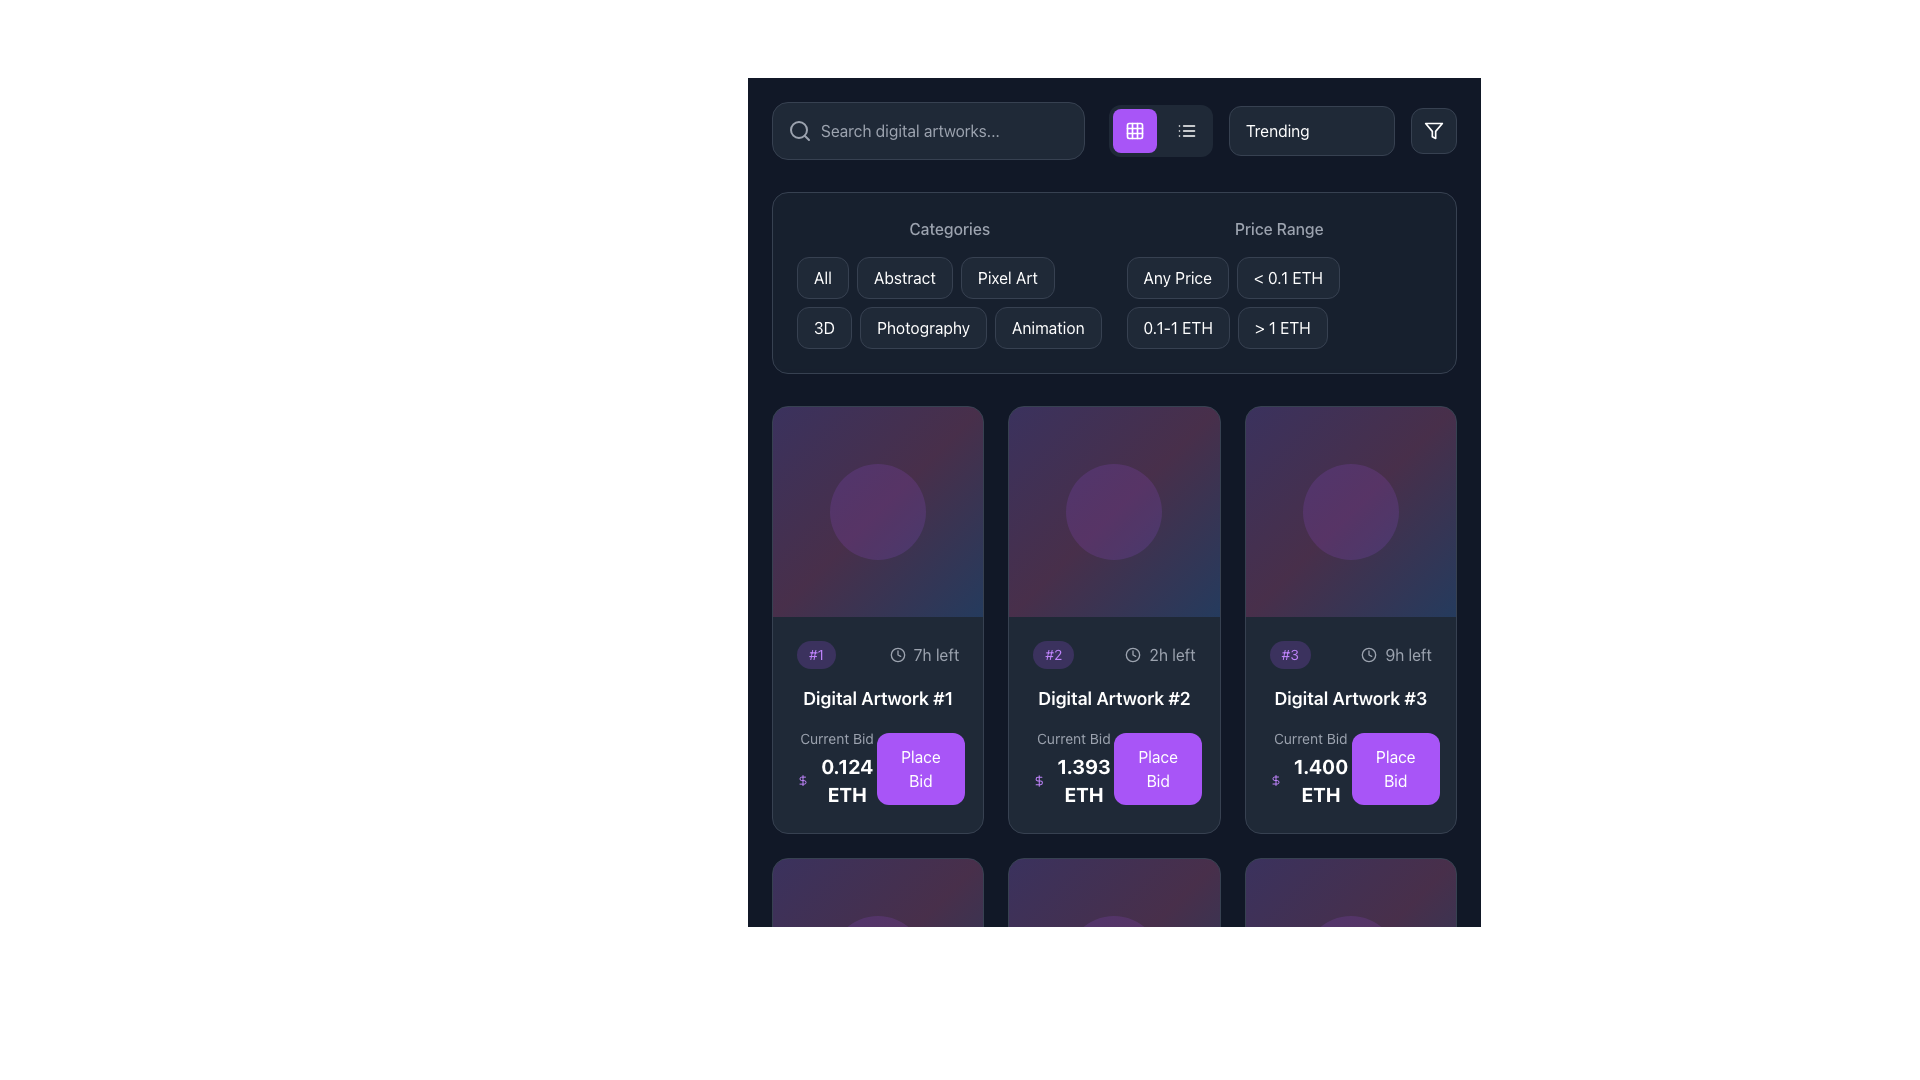 Image resolution: width=1920 pixels, height=1080 pixels. What do you see at coordinates (1047, 326) in the screenshot?
I see `the 'Animation' button, which is a rectangular button with rounded corners, dark gray background, and white text` at bounding box center [1047, 326].